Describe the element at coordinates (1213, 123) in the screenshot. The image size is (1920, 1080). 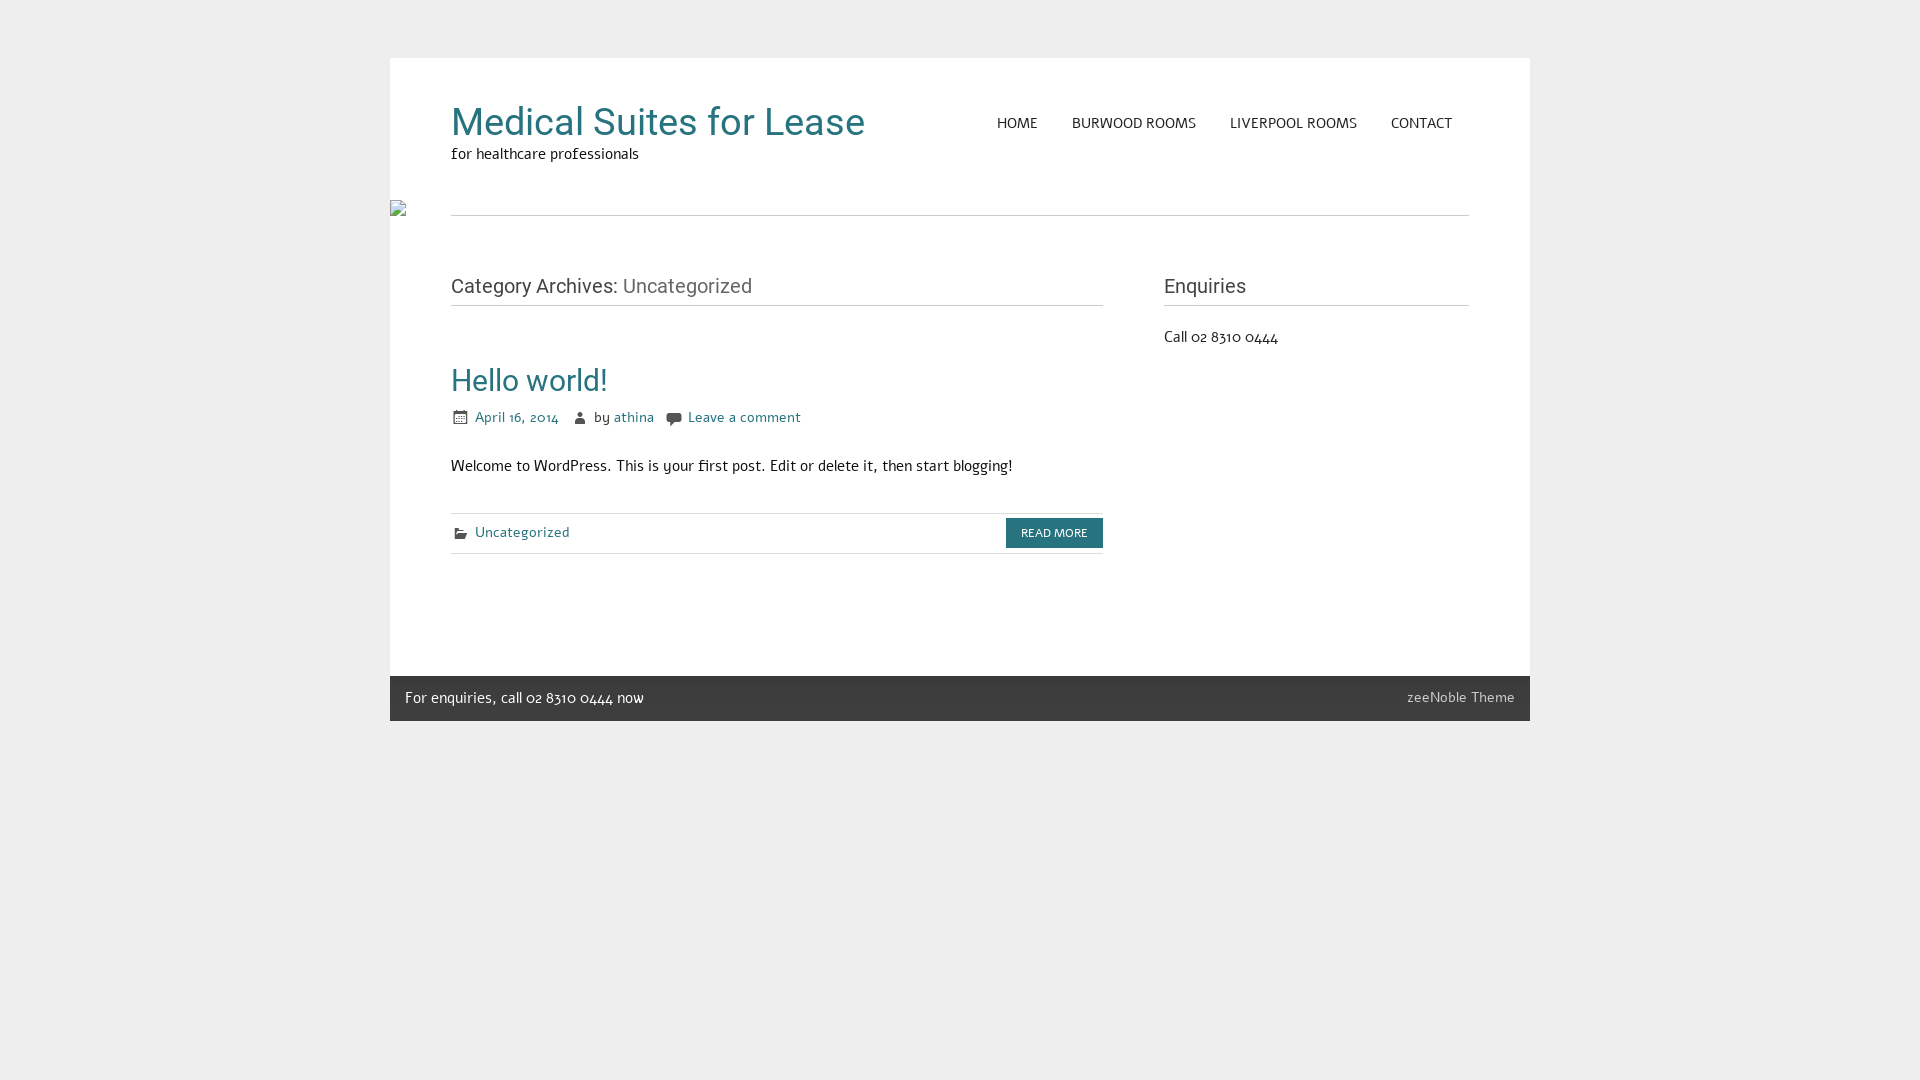
I see `'LIVERPOOL ROOMS'` at that location.